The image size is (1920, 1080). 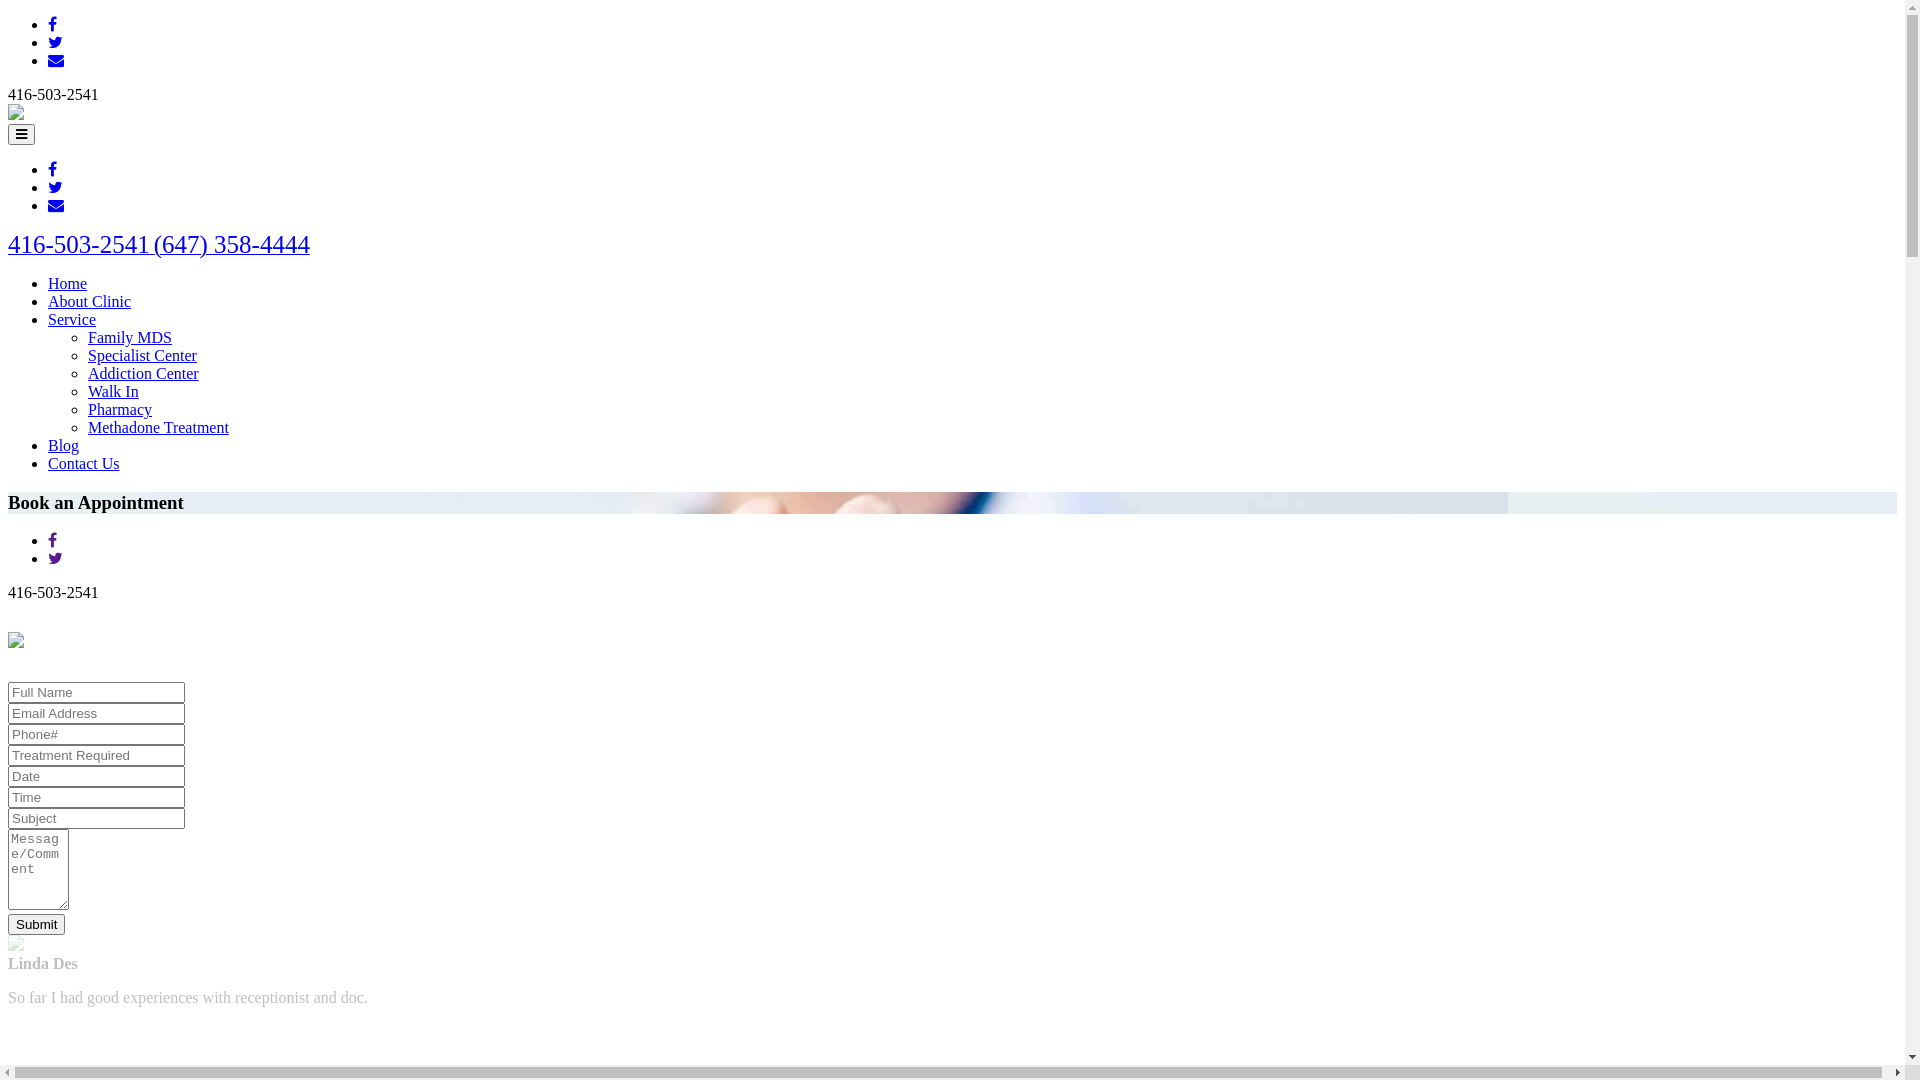 What do you see at coordinates (48, 463) in the screenshot?
I see `'Contact Us'` at bounding box center [48, 463].